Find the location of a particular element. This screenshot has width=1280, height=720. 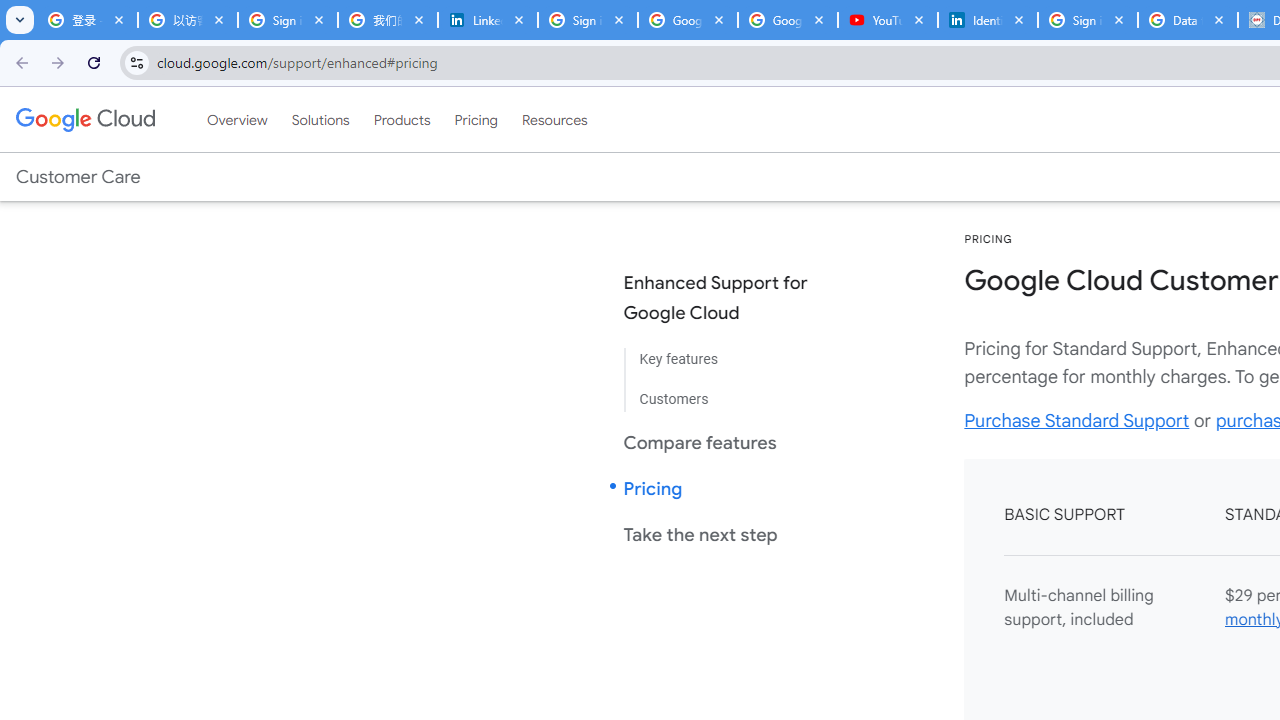

'Purchase Standard Support' is located at coordinates (1076, 419).